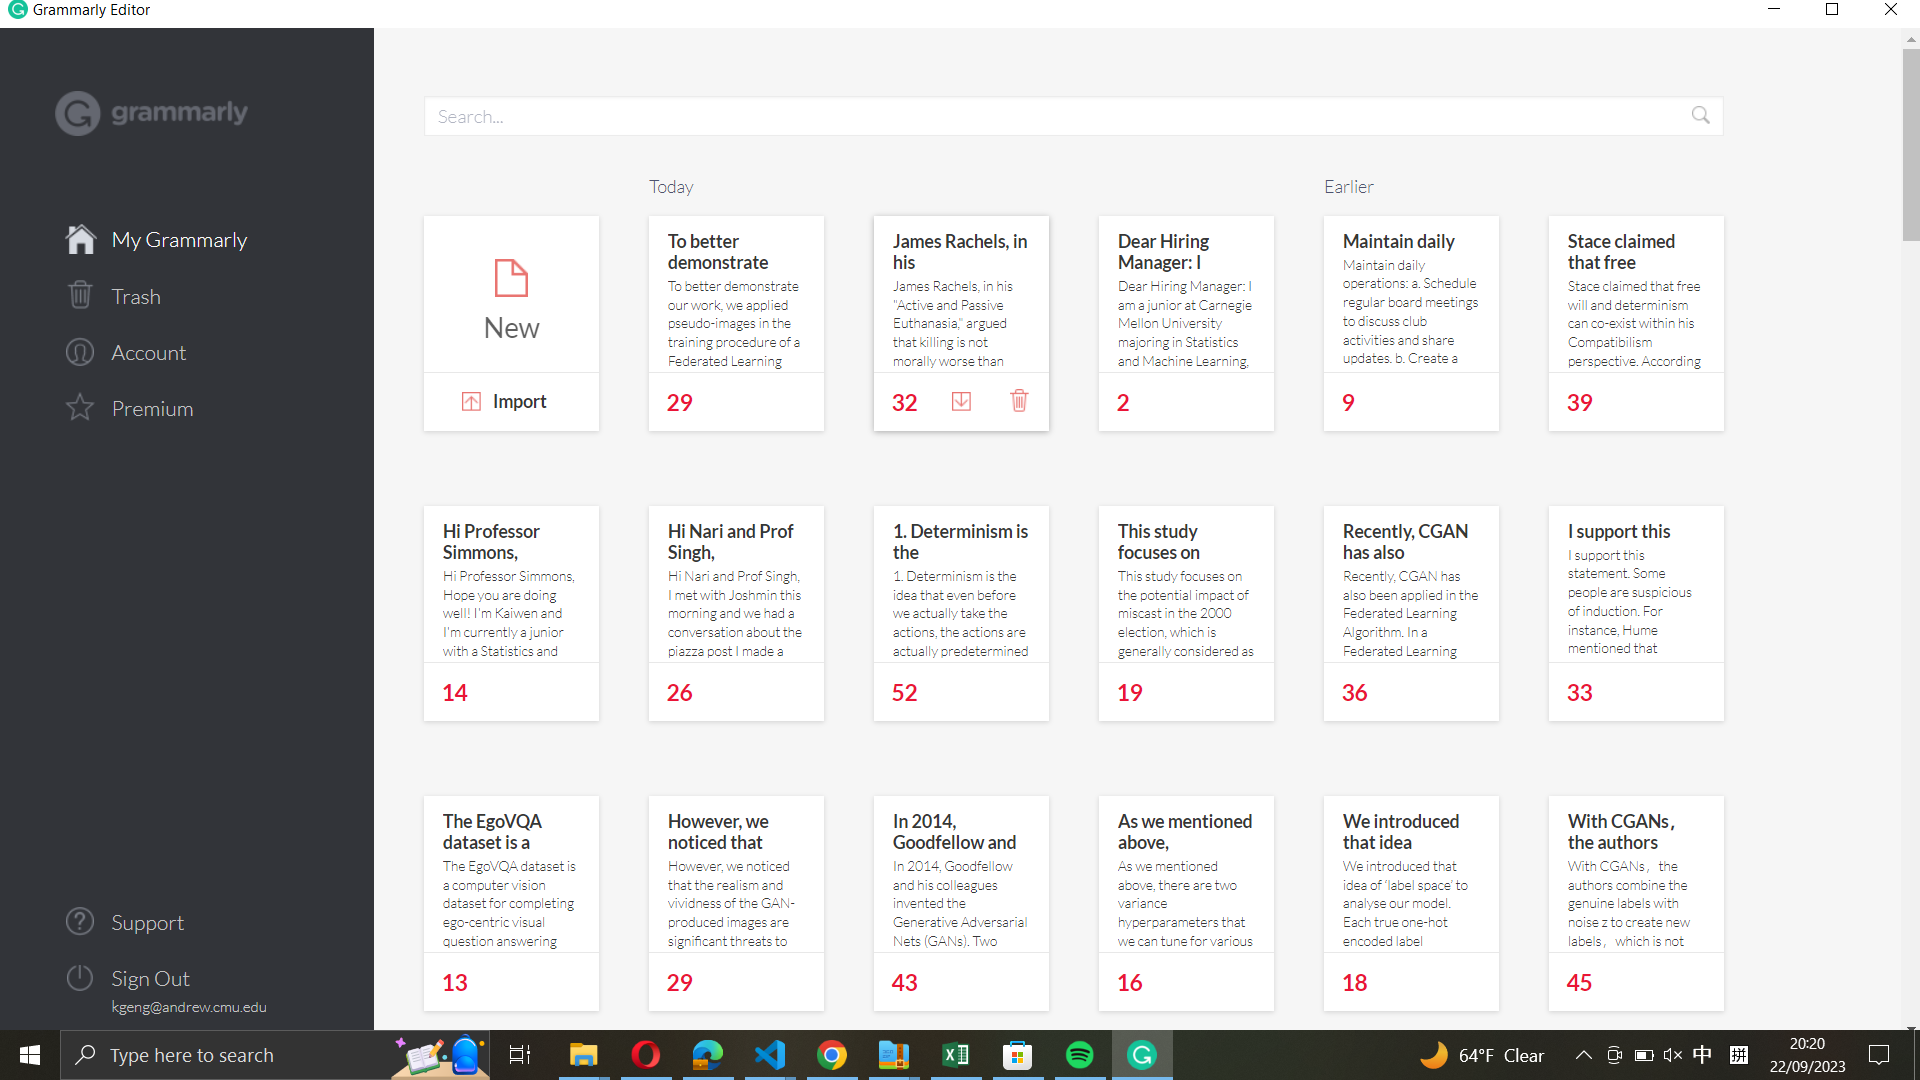 This screenshot has height=1080, width=1920. What do you see at coordinates (734, 293) in the screenshot?
I see `the "Note Better Demonstrate" document` at bounding box center [734, 293].